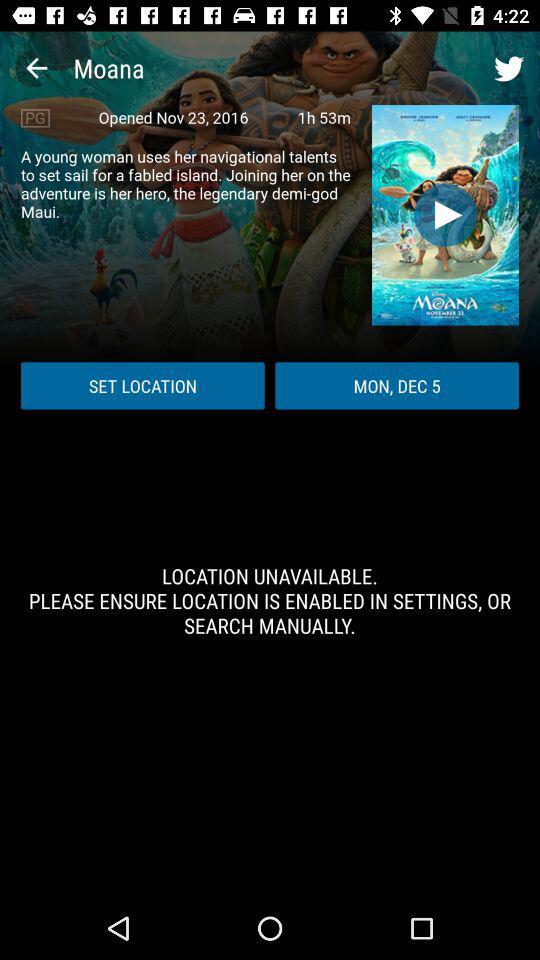  I want to click on the item next to the moana icon, so click(36, 68).